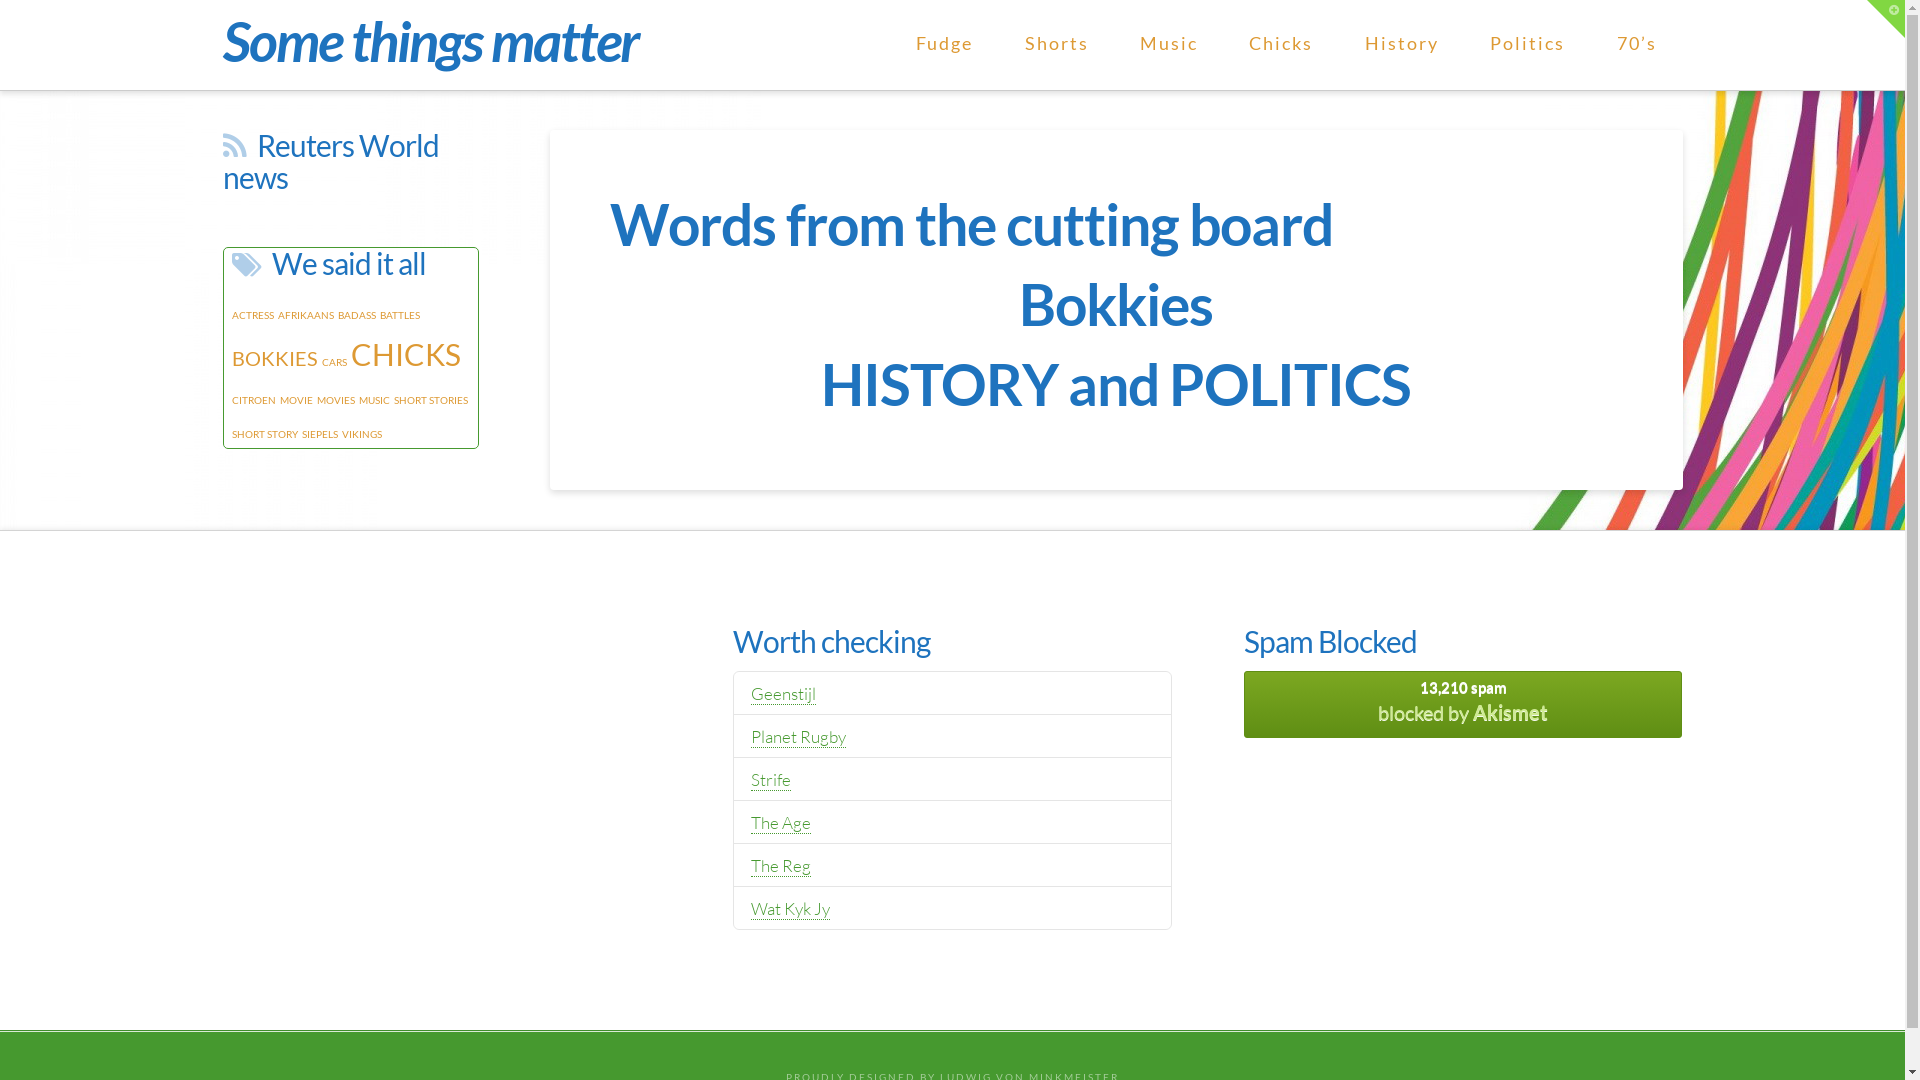 The width and height of the screenshot is (1920, 1080). What do you see at coordinates (797, 736) in the screenshot?
I see `'Planet Rugby'` at bounding box center [797, 736].